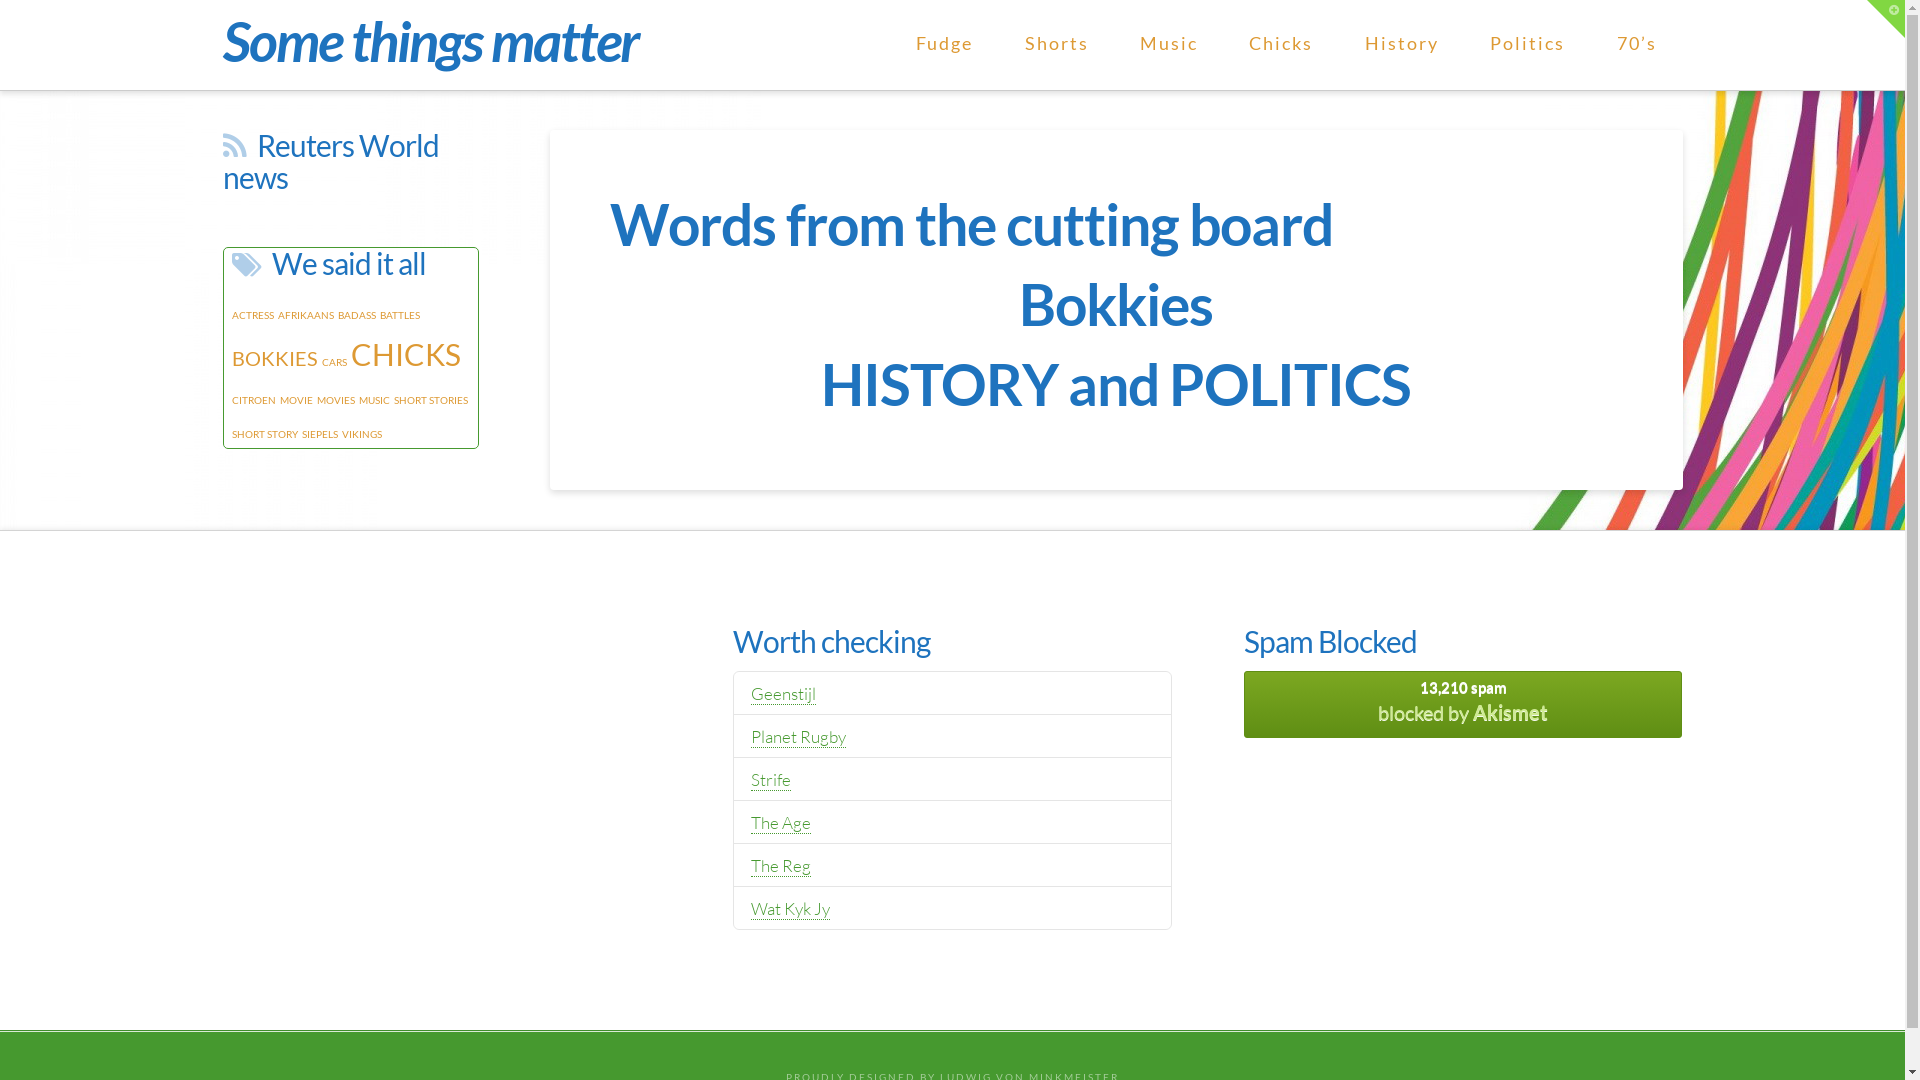 The width and height of the screenshot is (1920, 1080). What do you see at coordinates (797, 736) in the screenshot?
I see `'Planet Rugby'` at bounding box center [797, 736].